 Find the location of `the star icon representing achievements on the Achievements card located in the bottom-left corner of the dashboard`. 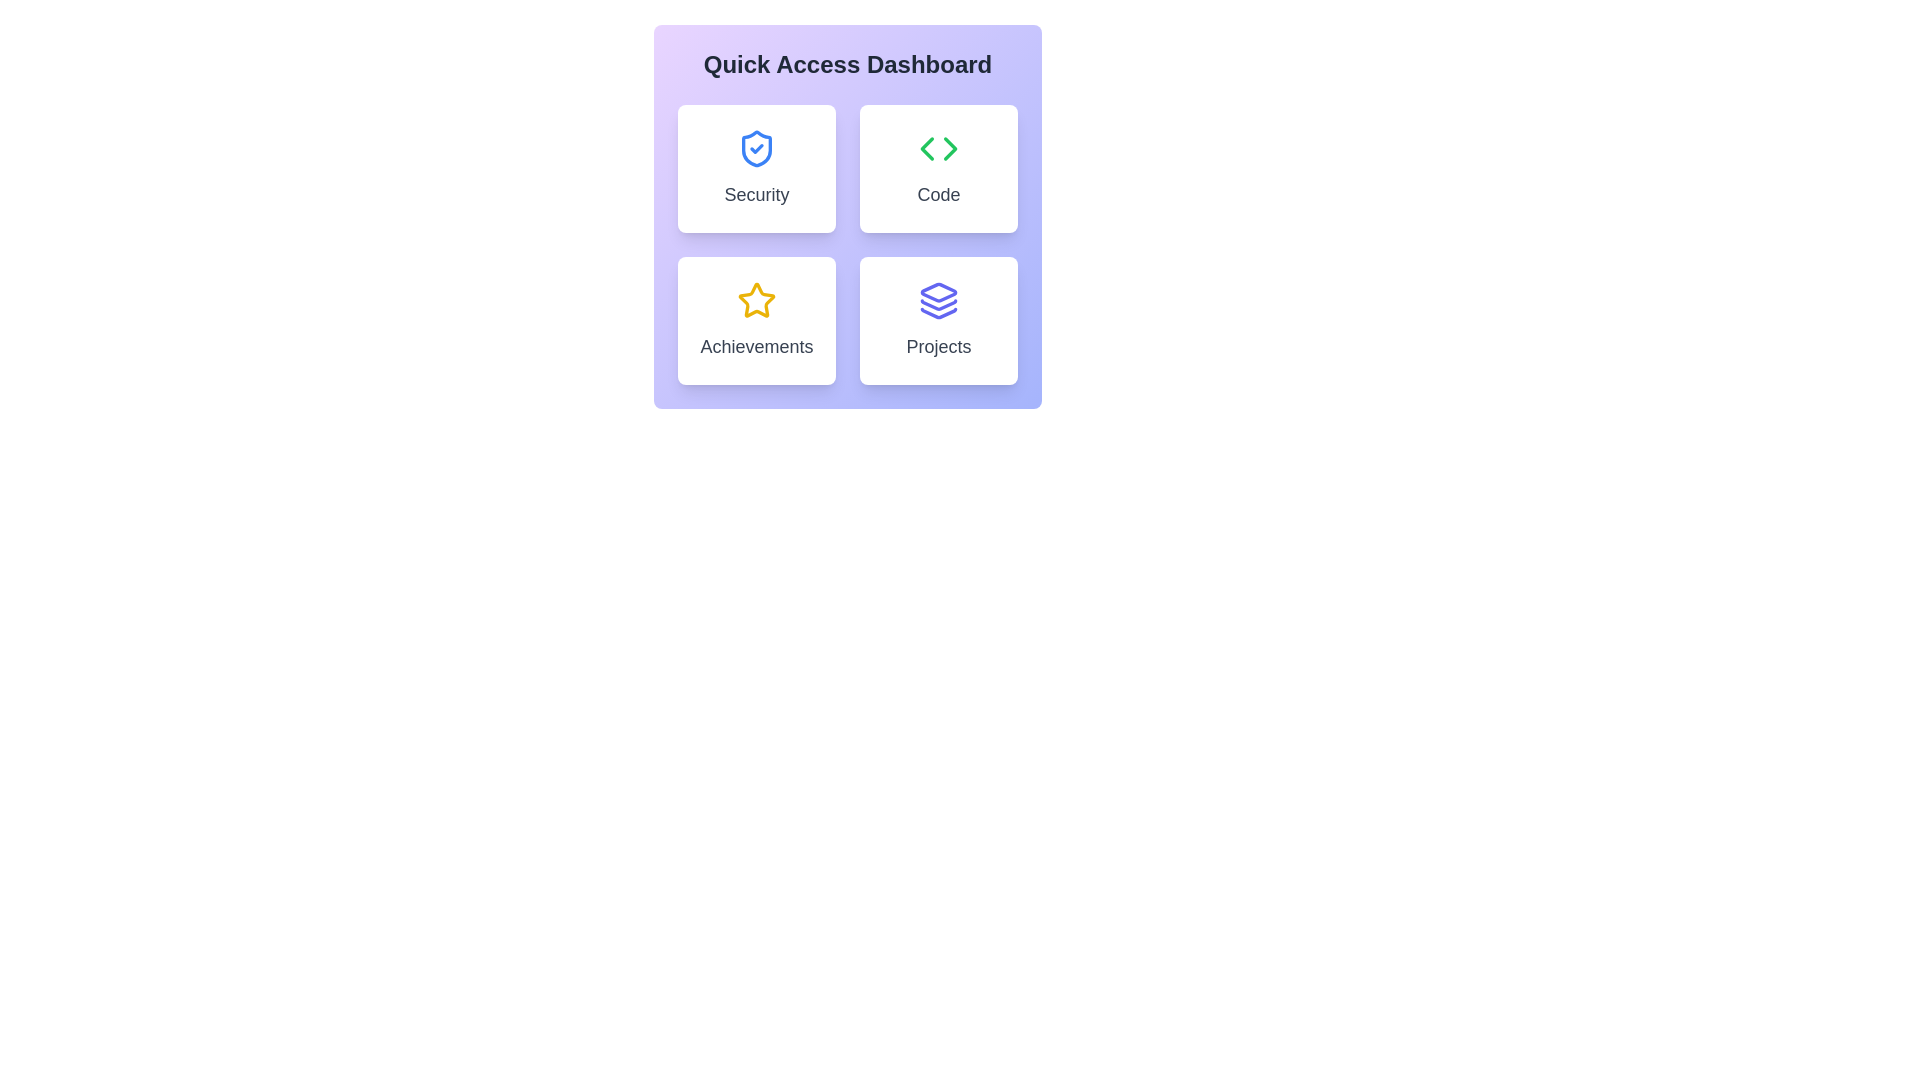

the star icon representing achievements on the Achievements card located in the bottom-left corner of the dashboard is located at coordinates (756, 300).